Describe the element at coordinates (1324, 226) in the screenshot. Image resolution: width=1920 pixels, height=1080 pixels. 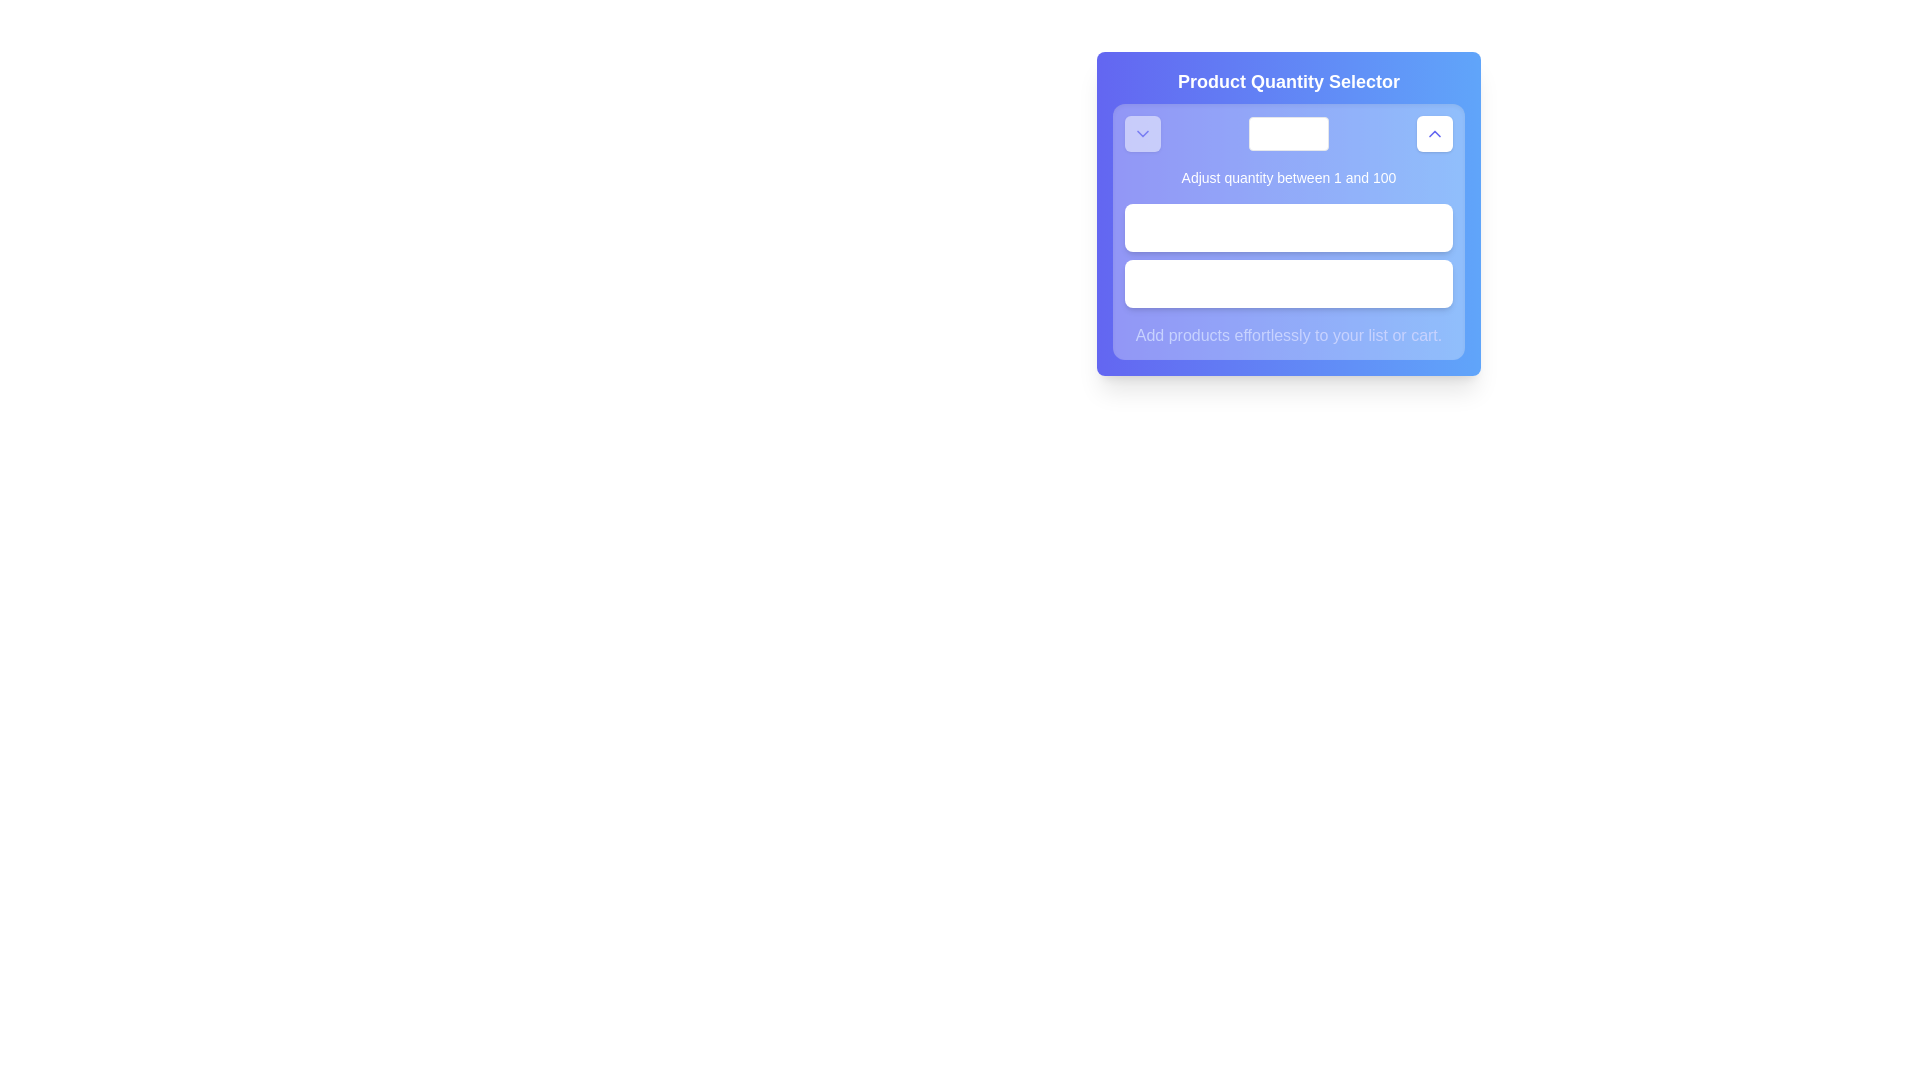
I see `the quantity` at that location.